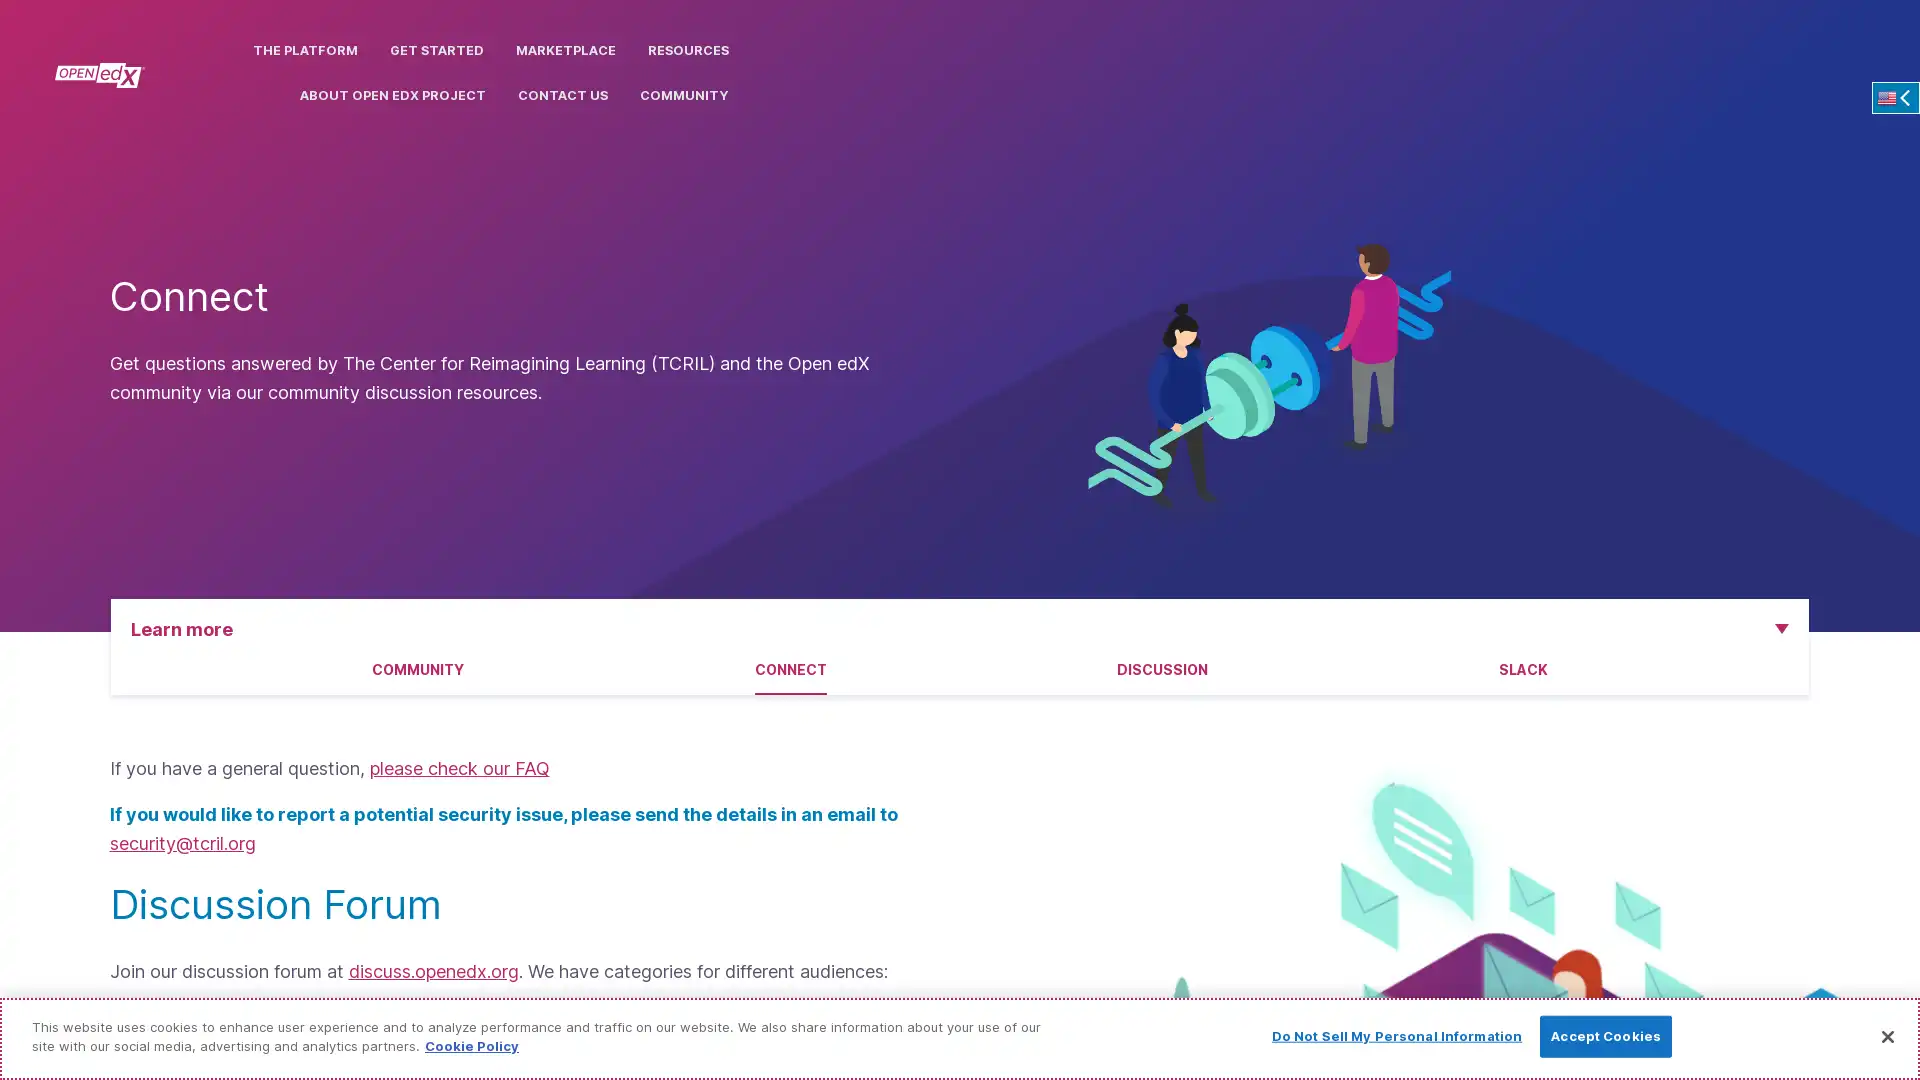 This screenshot has width=1920, height=1080. I want to click on Close, so click(1886, 1035).